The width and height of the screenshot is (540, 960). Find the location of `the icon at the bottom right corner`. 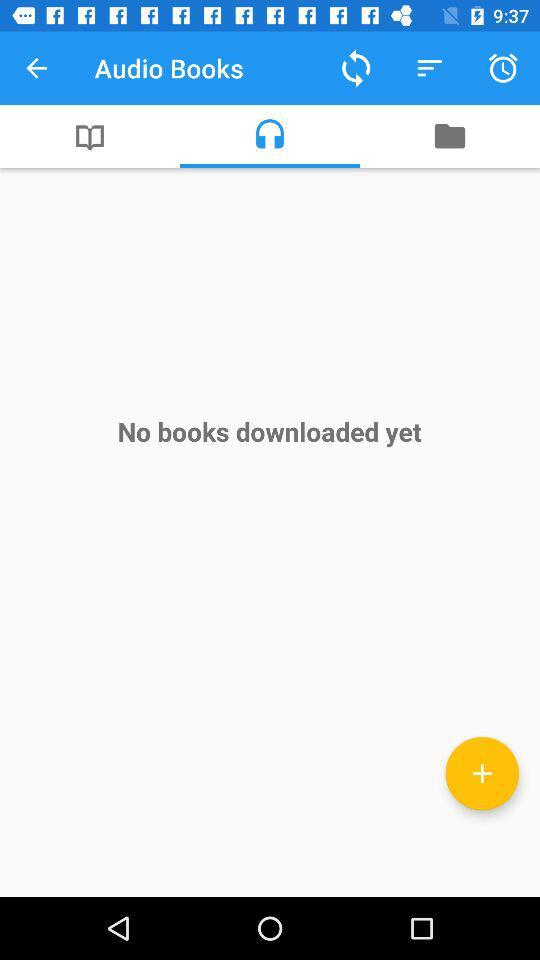

the icon at the bottom right corner is located at coordinates (481, 772).